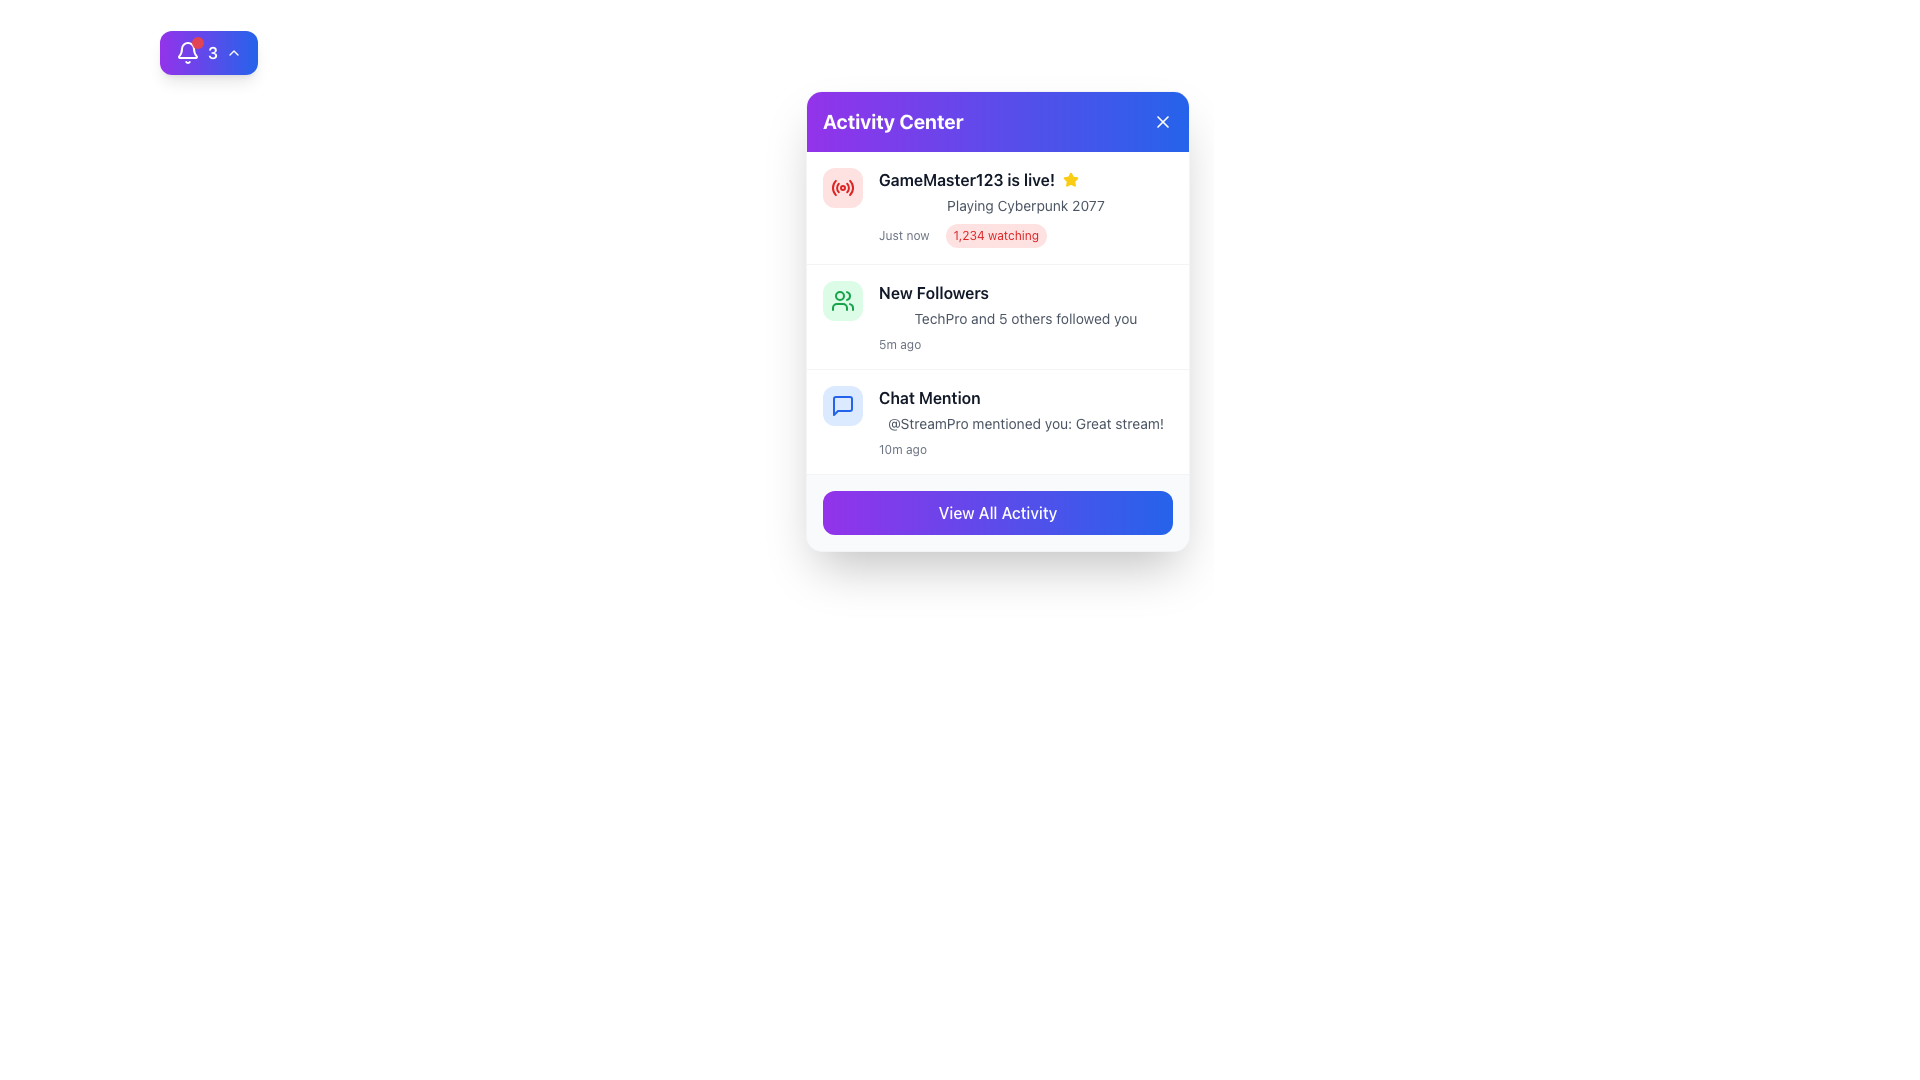 This screenshot has height=1080, width=1920. I want to click on the 'New Followers' text label in the Activity Center modal to trigger any additional effects, so click(933, 293).